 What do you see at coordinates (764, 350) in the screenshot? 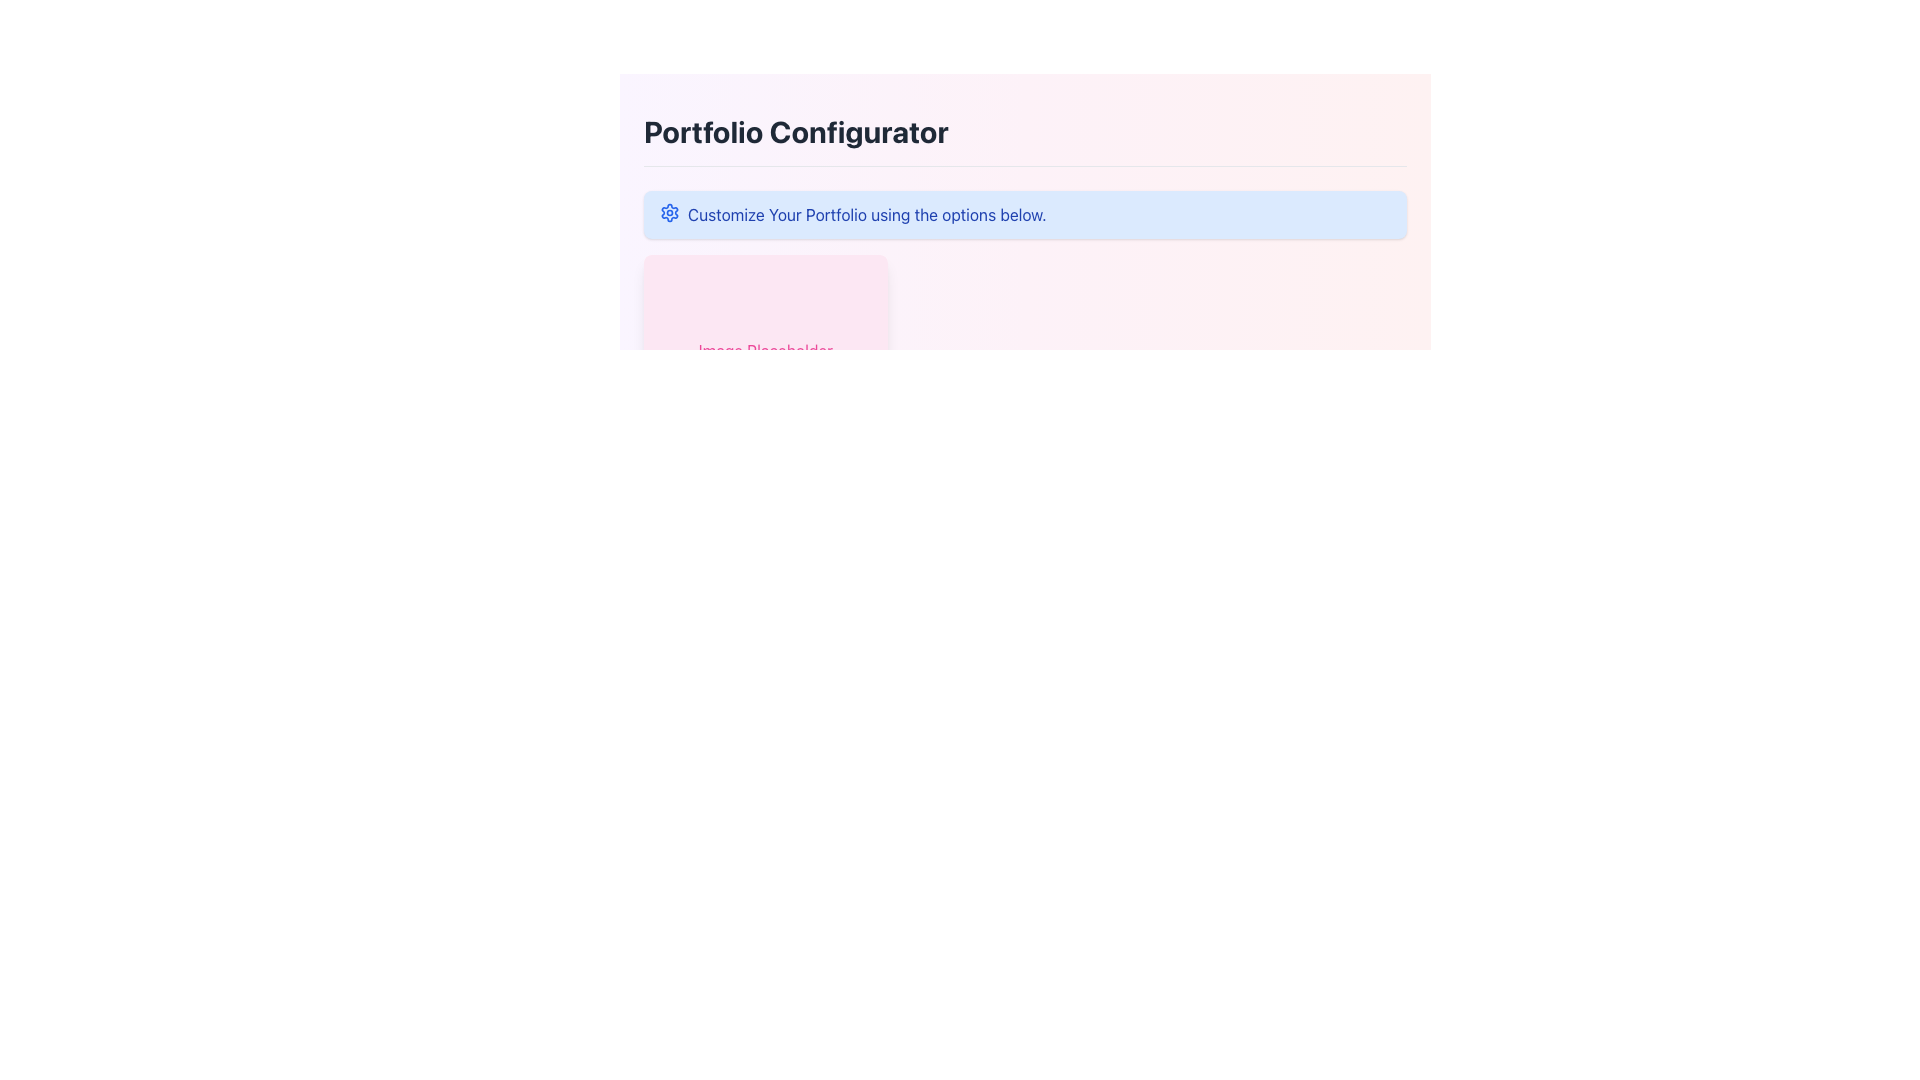
I see `the text label that serves as a placeholder for indicating the intended position or functionality of an image, located at the center of a light pink rectangular box in the lower part of the interface` at bounding box center [764, 350].